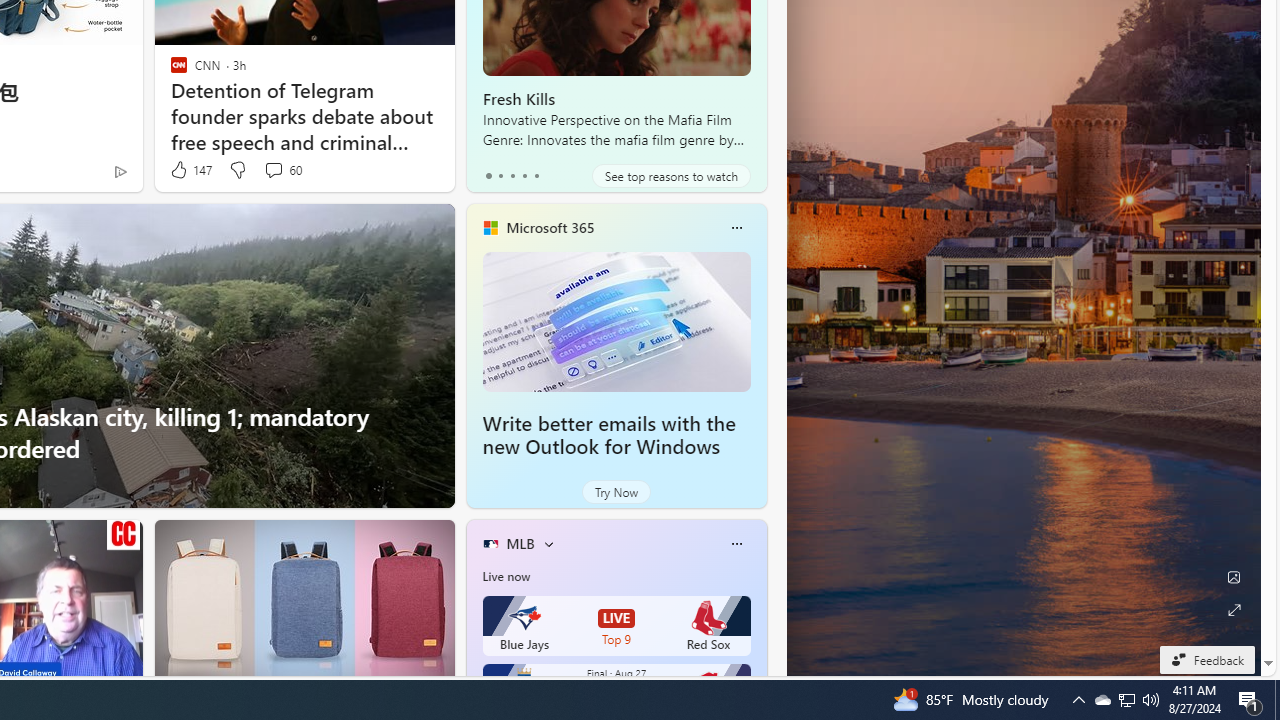  What do you see at coordinates (281, 169) in the screenshot?
I see `'View comments 60 Comment'` at bounding box center [281, 169].